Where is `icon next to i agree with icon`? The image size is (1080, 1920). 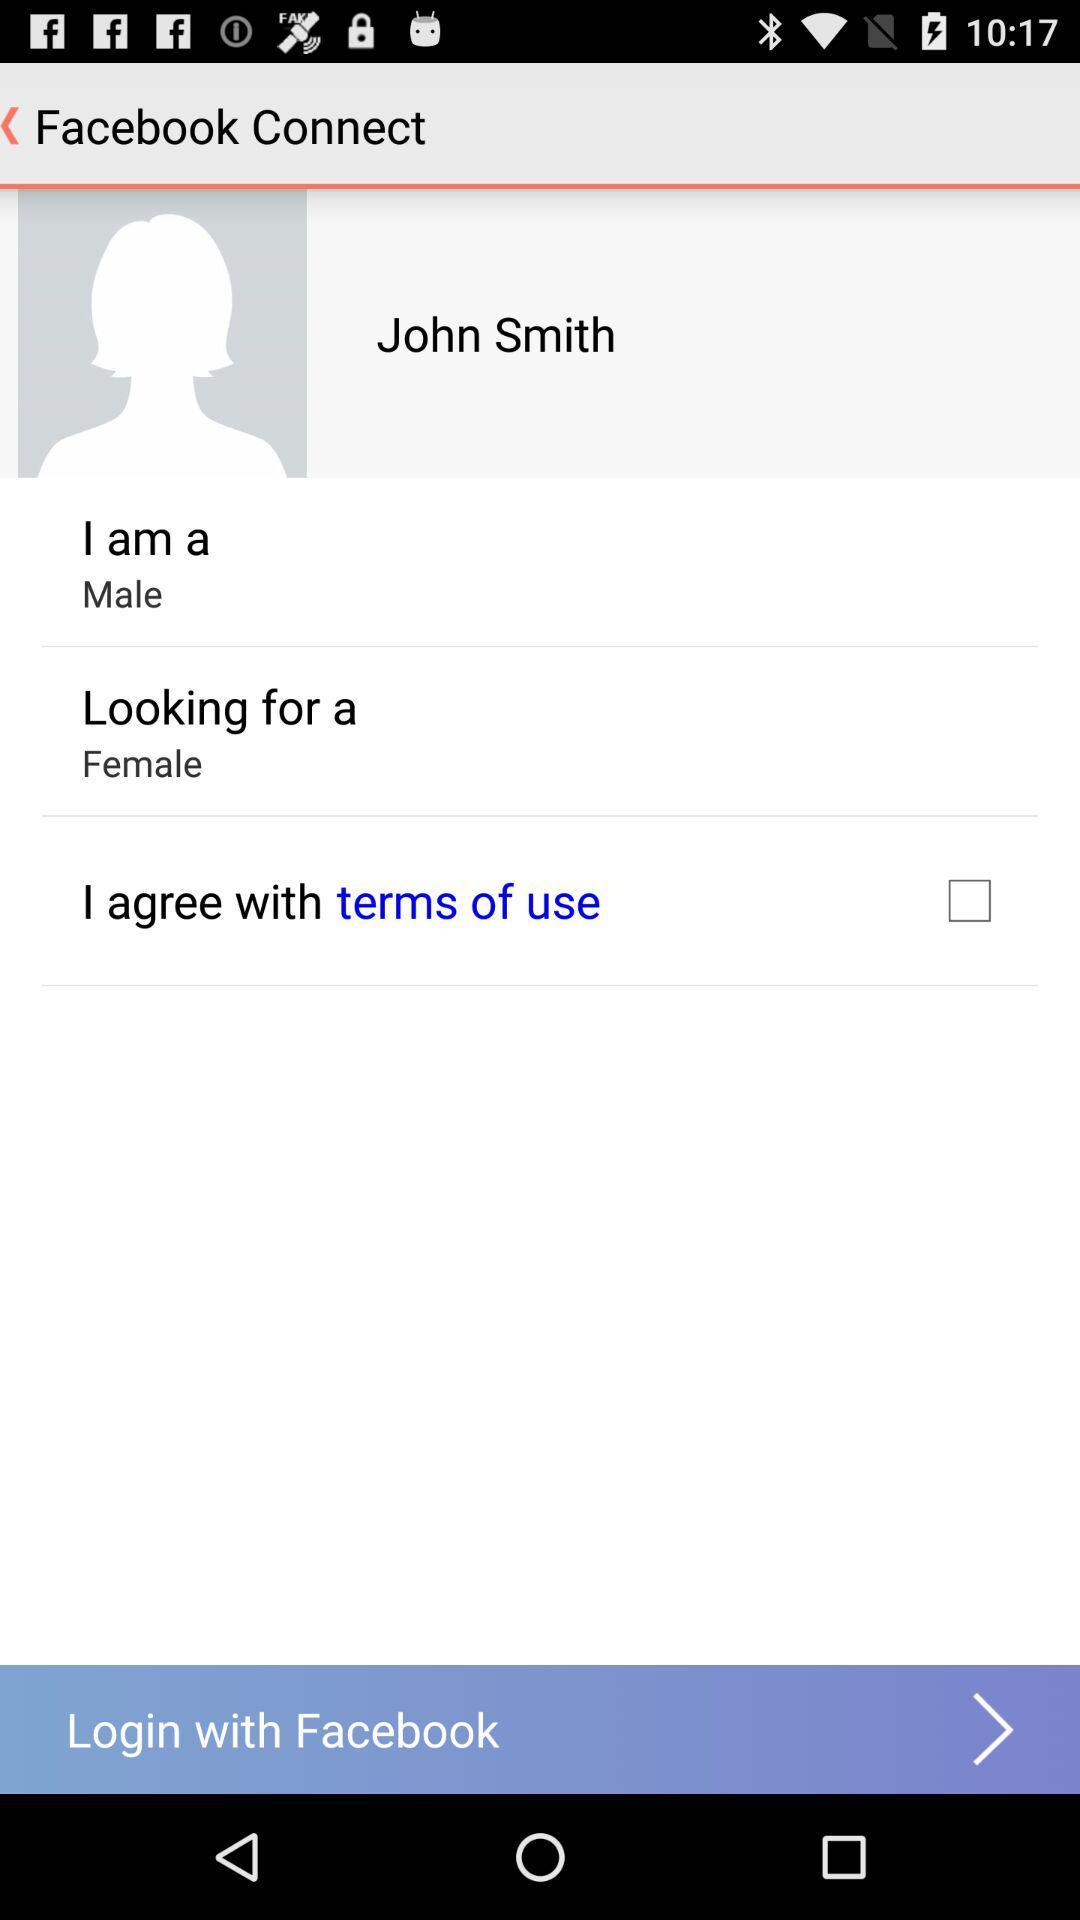 icon next to i agree with icon is located at coordinates (468, 899).